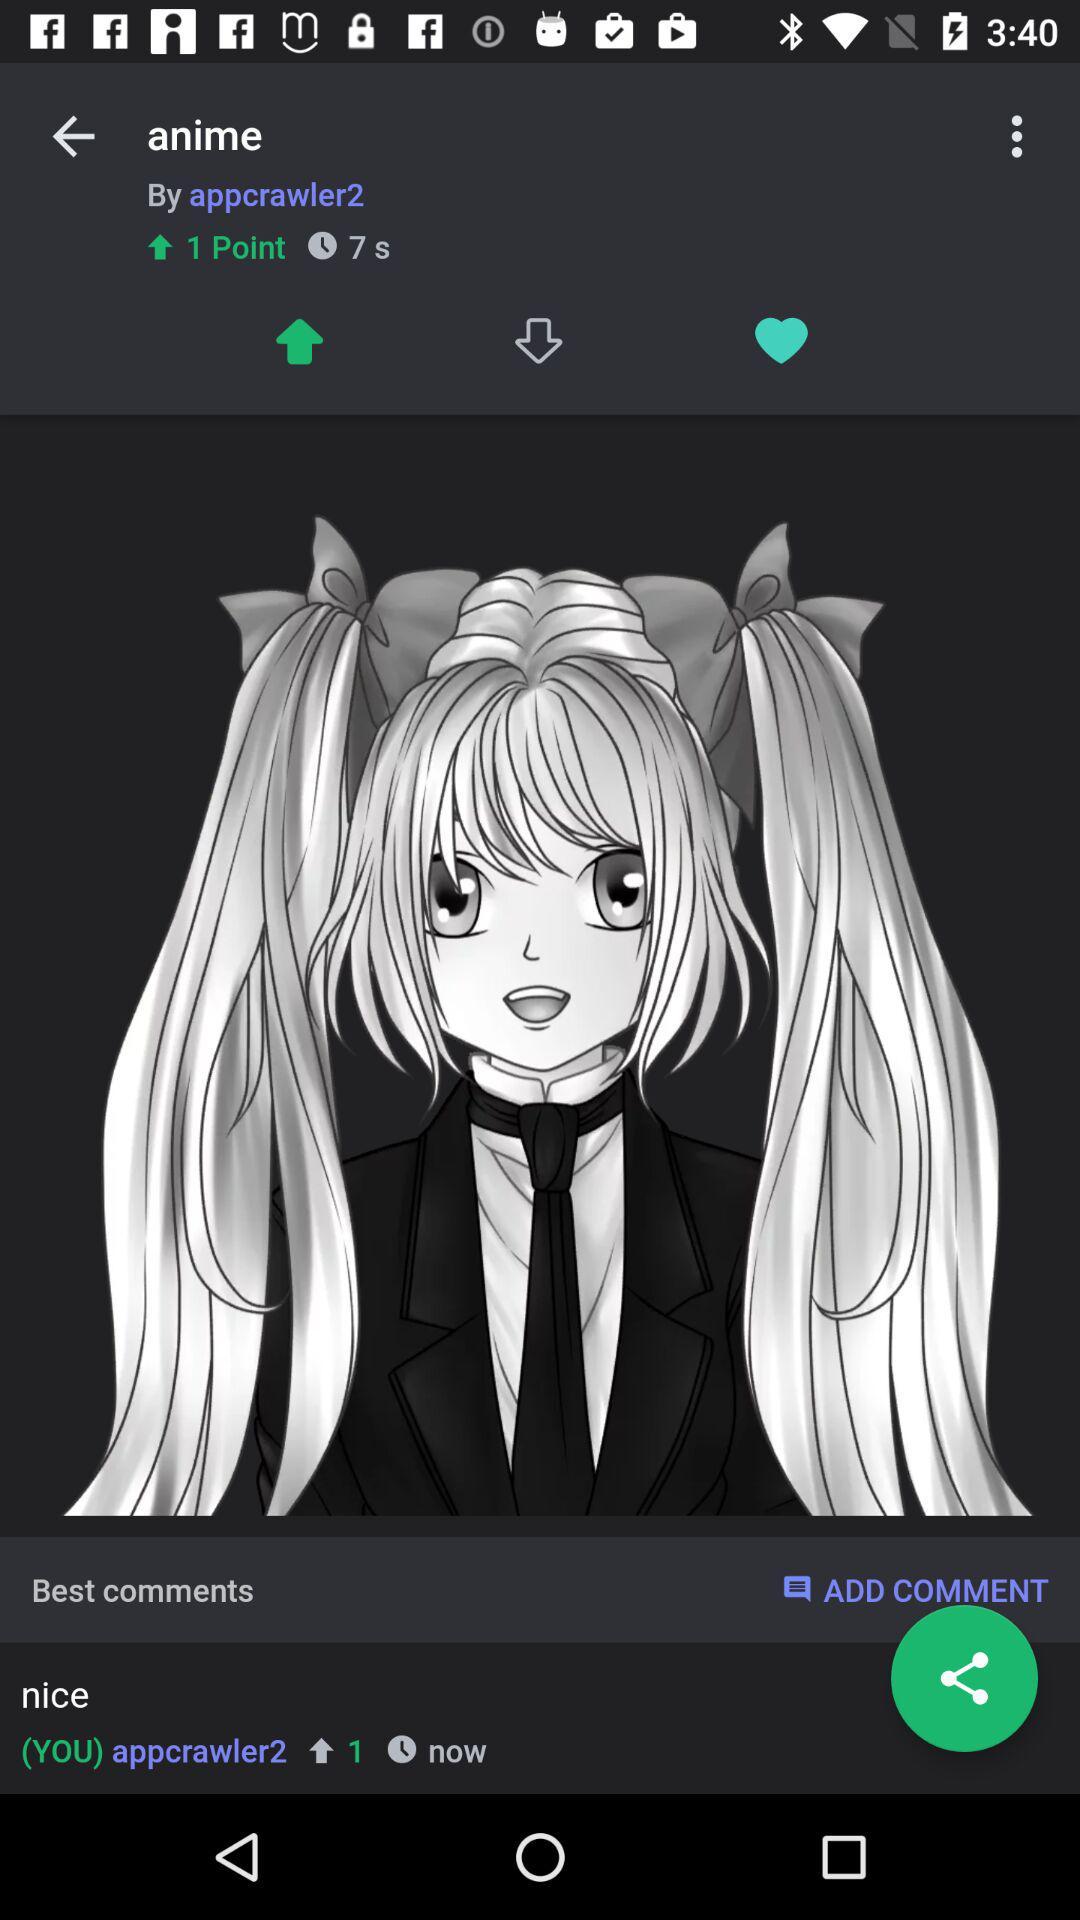 The width and height of the screenshot is (1080, 1920). What do you see at coordinates (72, 135) in the screenshot?
I see `the arrow_backward icon` at bounding box center [72, 135].